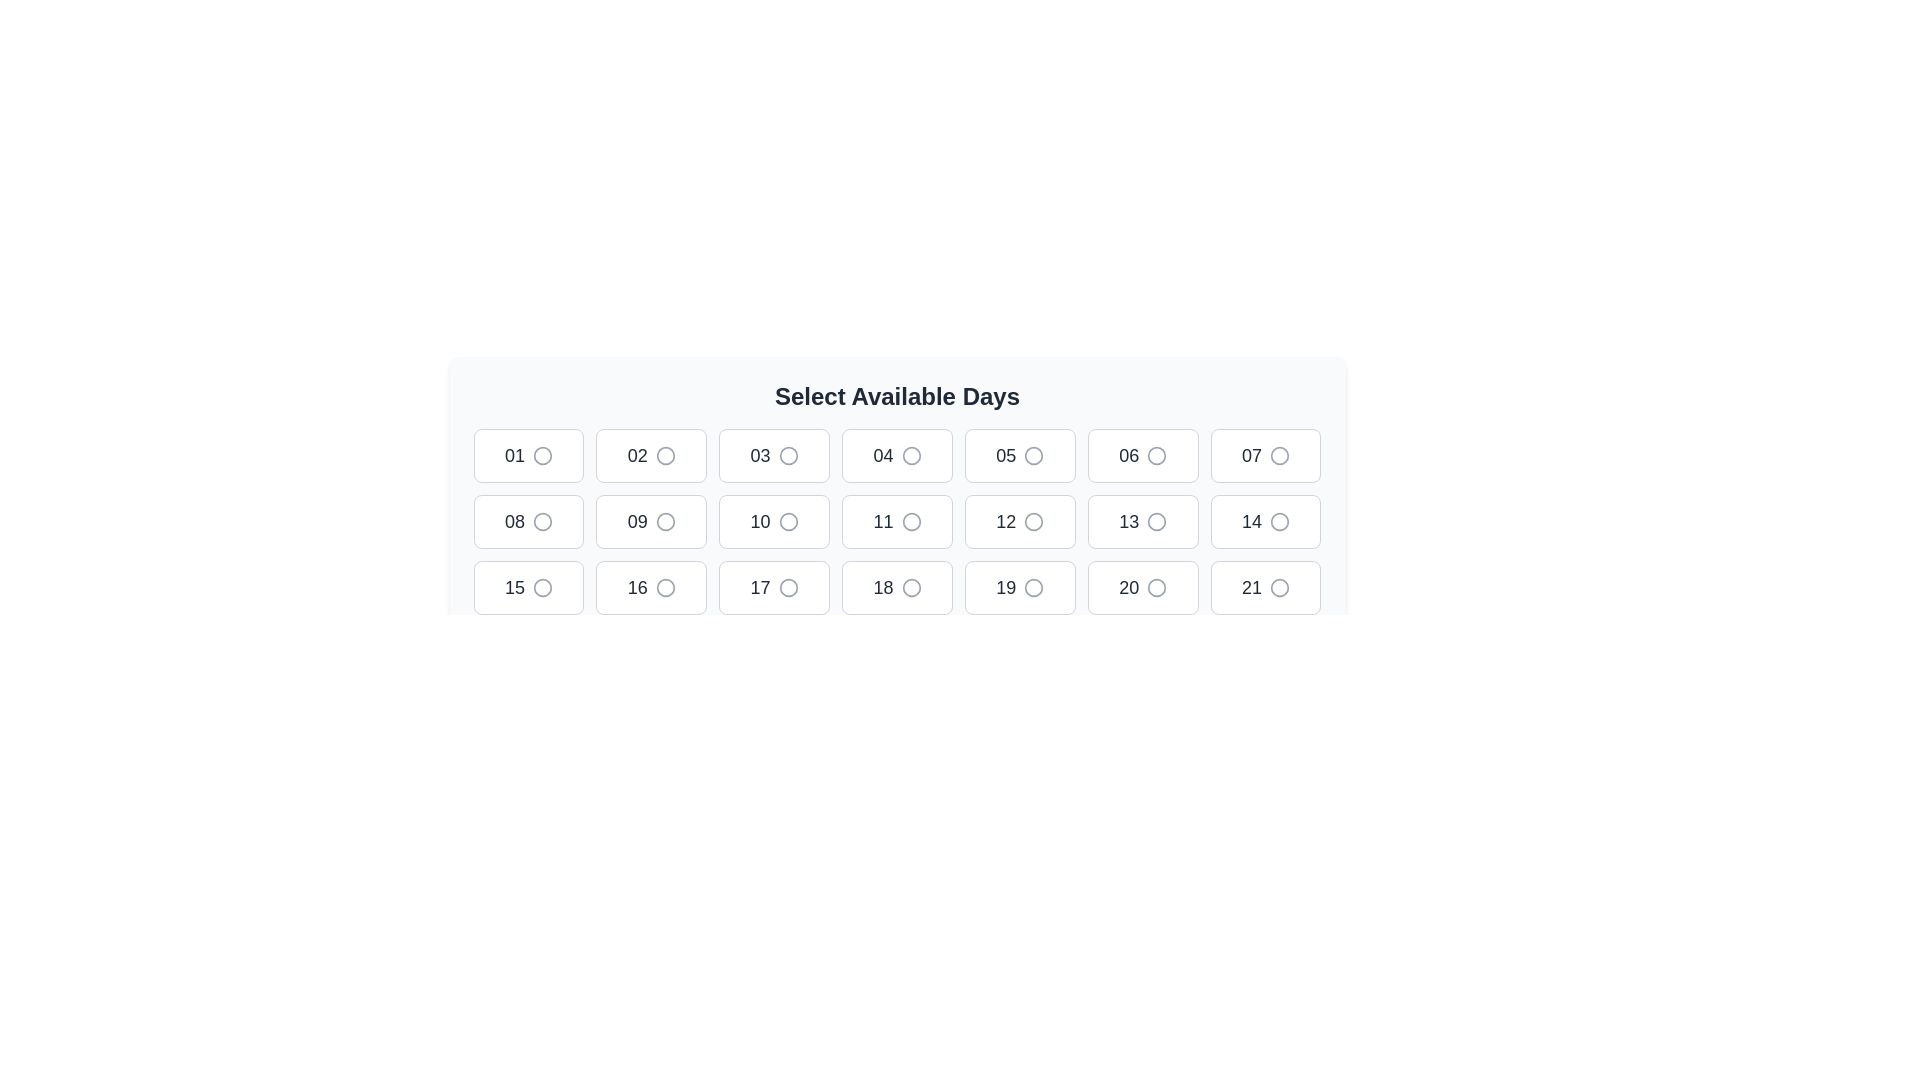 This screenshot has height=1080, width=1920. I want to click on the radio button for selecting the date '20' in the grid under 'Select Available Days', so click(1157, 586).